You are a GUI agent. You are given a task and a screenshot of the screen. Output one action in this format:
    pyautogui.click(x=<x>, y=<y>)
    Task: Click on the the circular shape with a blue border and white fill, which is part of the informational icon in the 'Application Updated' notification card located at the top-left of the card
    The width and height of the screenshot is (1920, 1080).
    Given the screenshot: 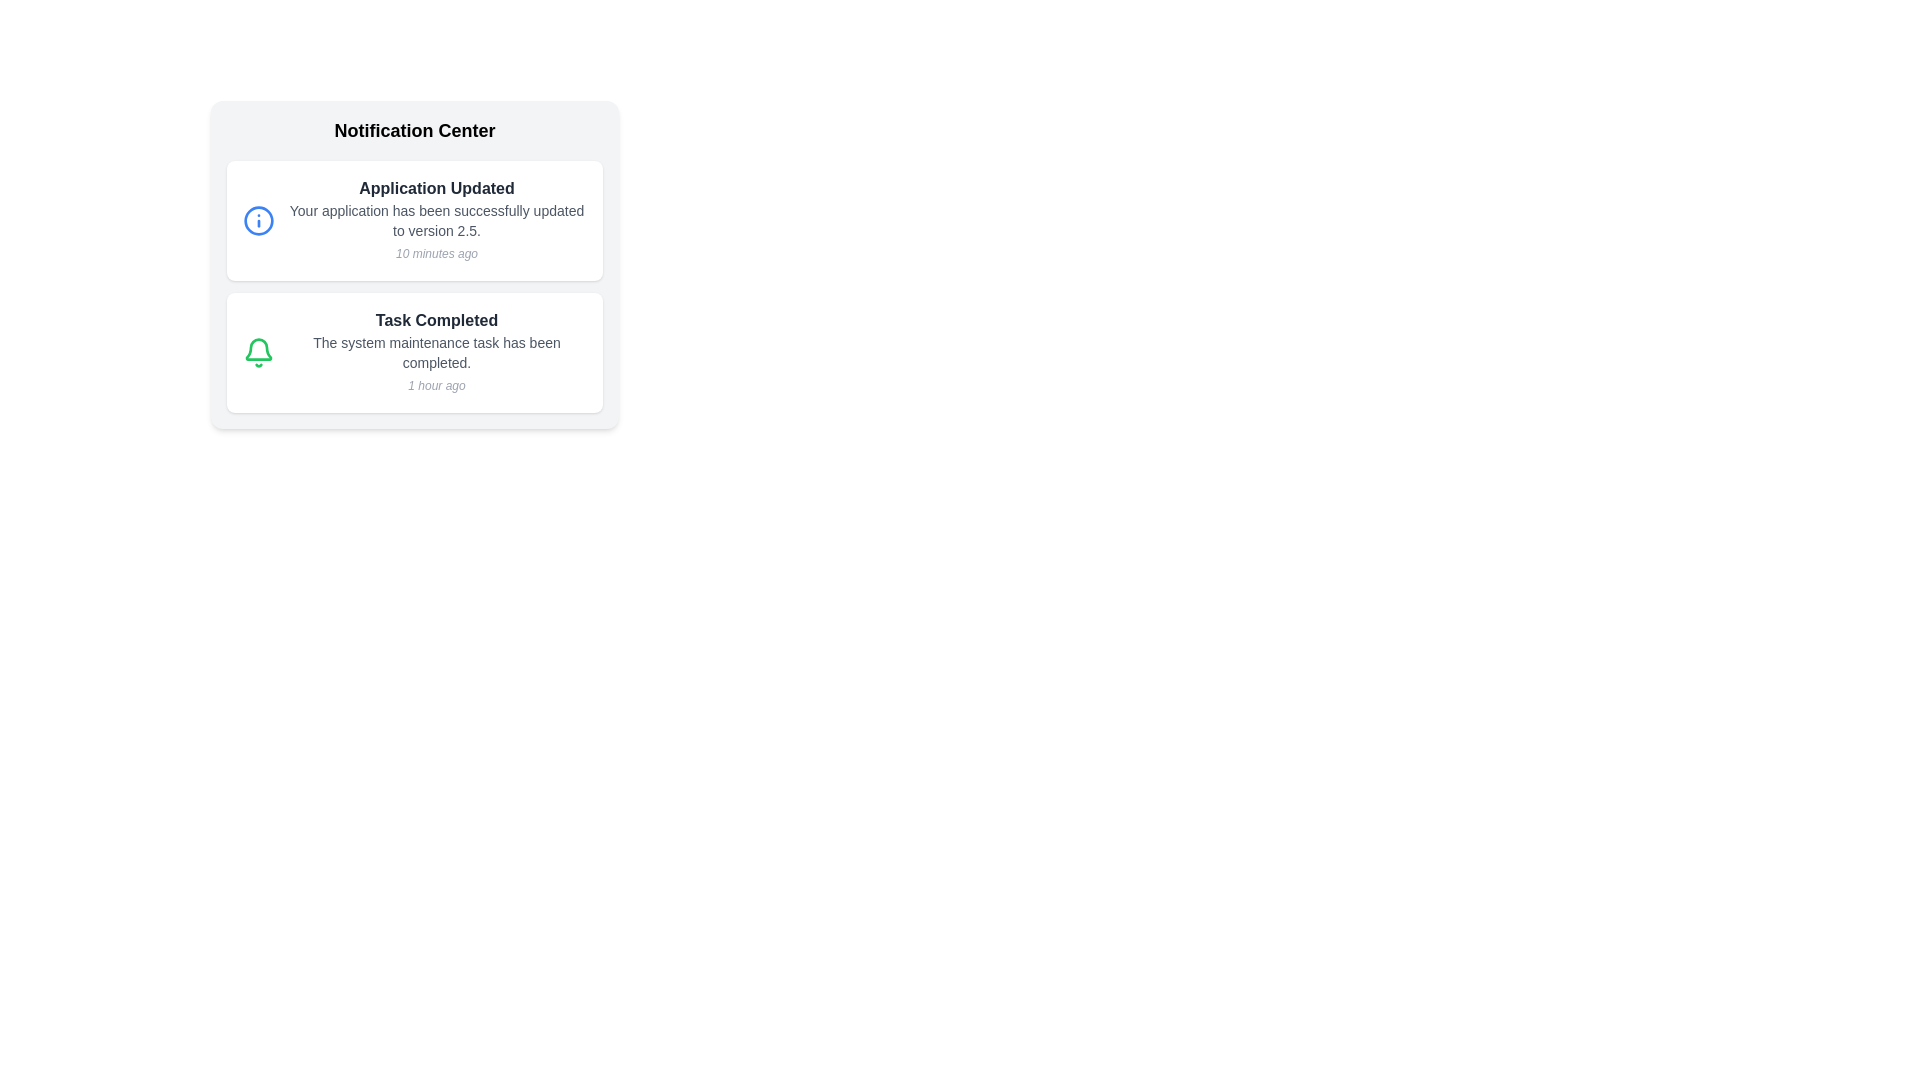 What is the action you would take?
    pyautogui.click(x=258, y=220)
    